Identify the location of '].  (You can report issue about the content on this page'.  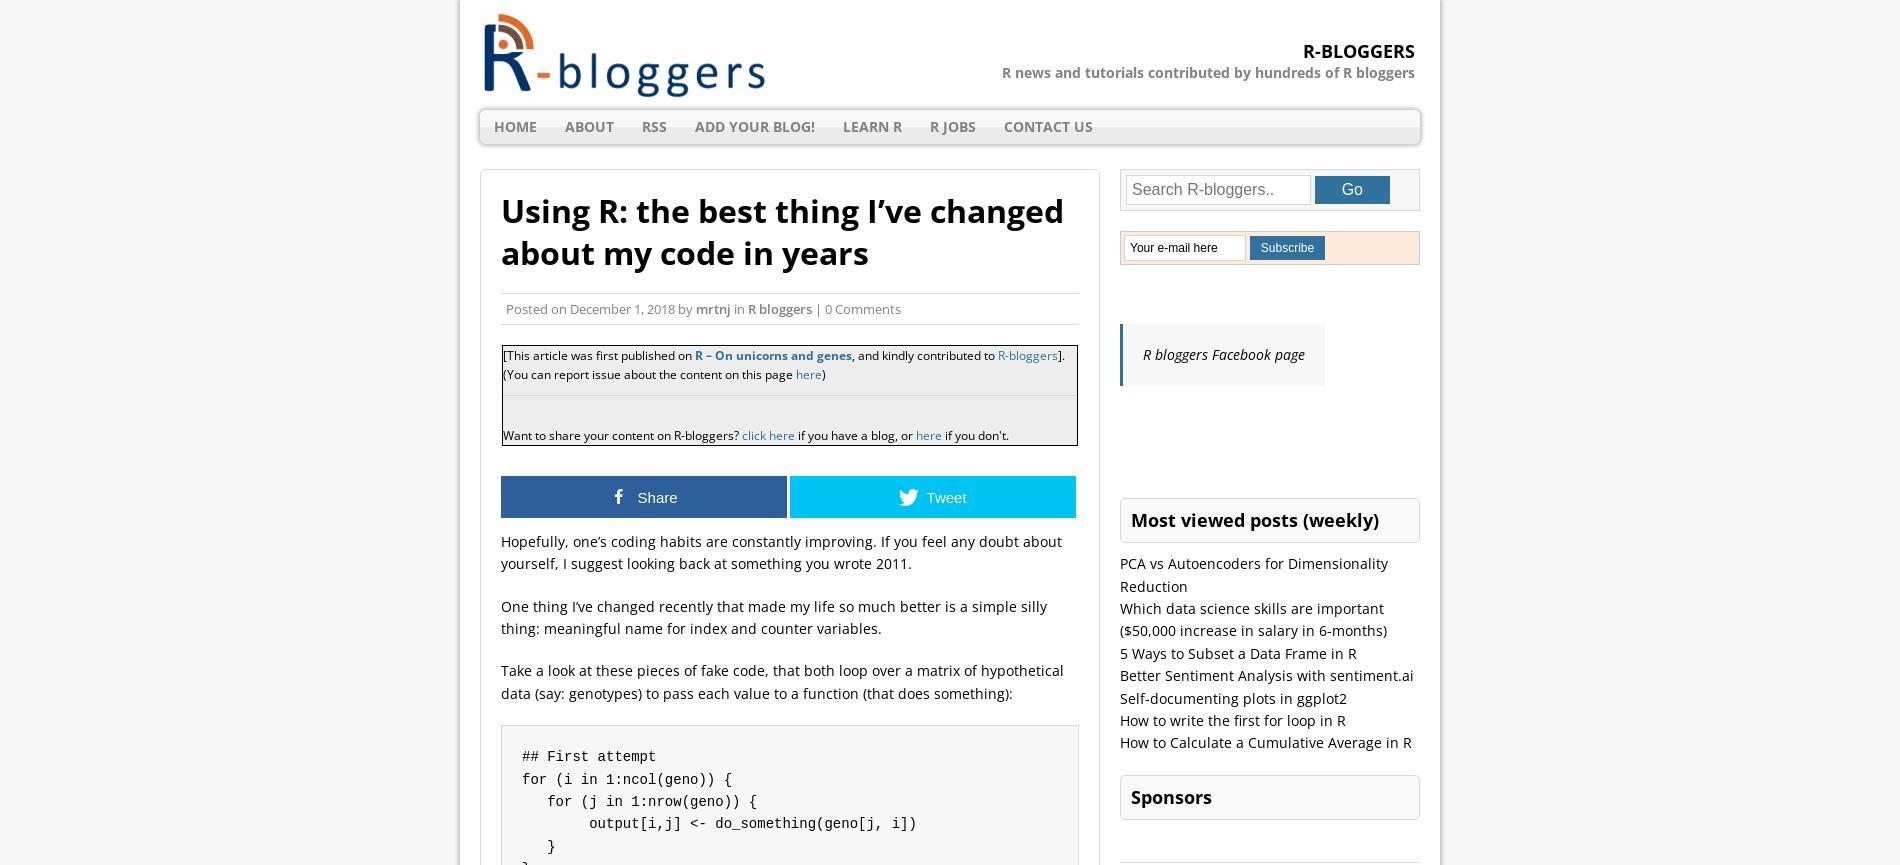
(782, 365).